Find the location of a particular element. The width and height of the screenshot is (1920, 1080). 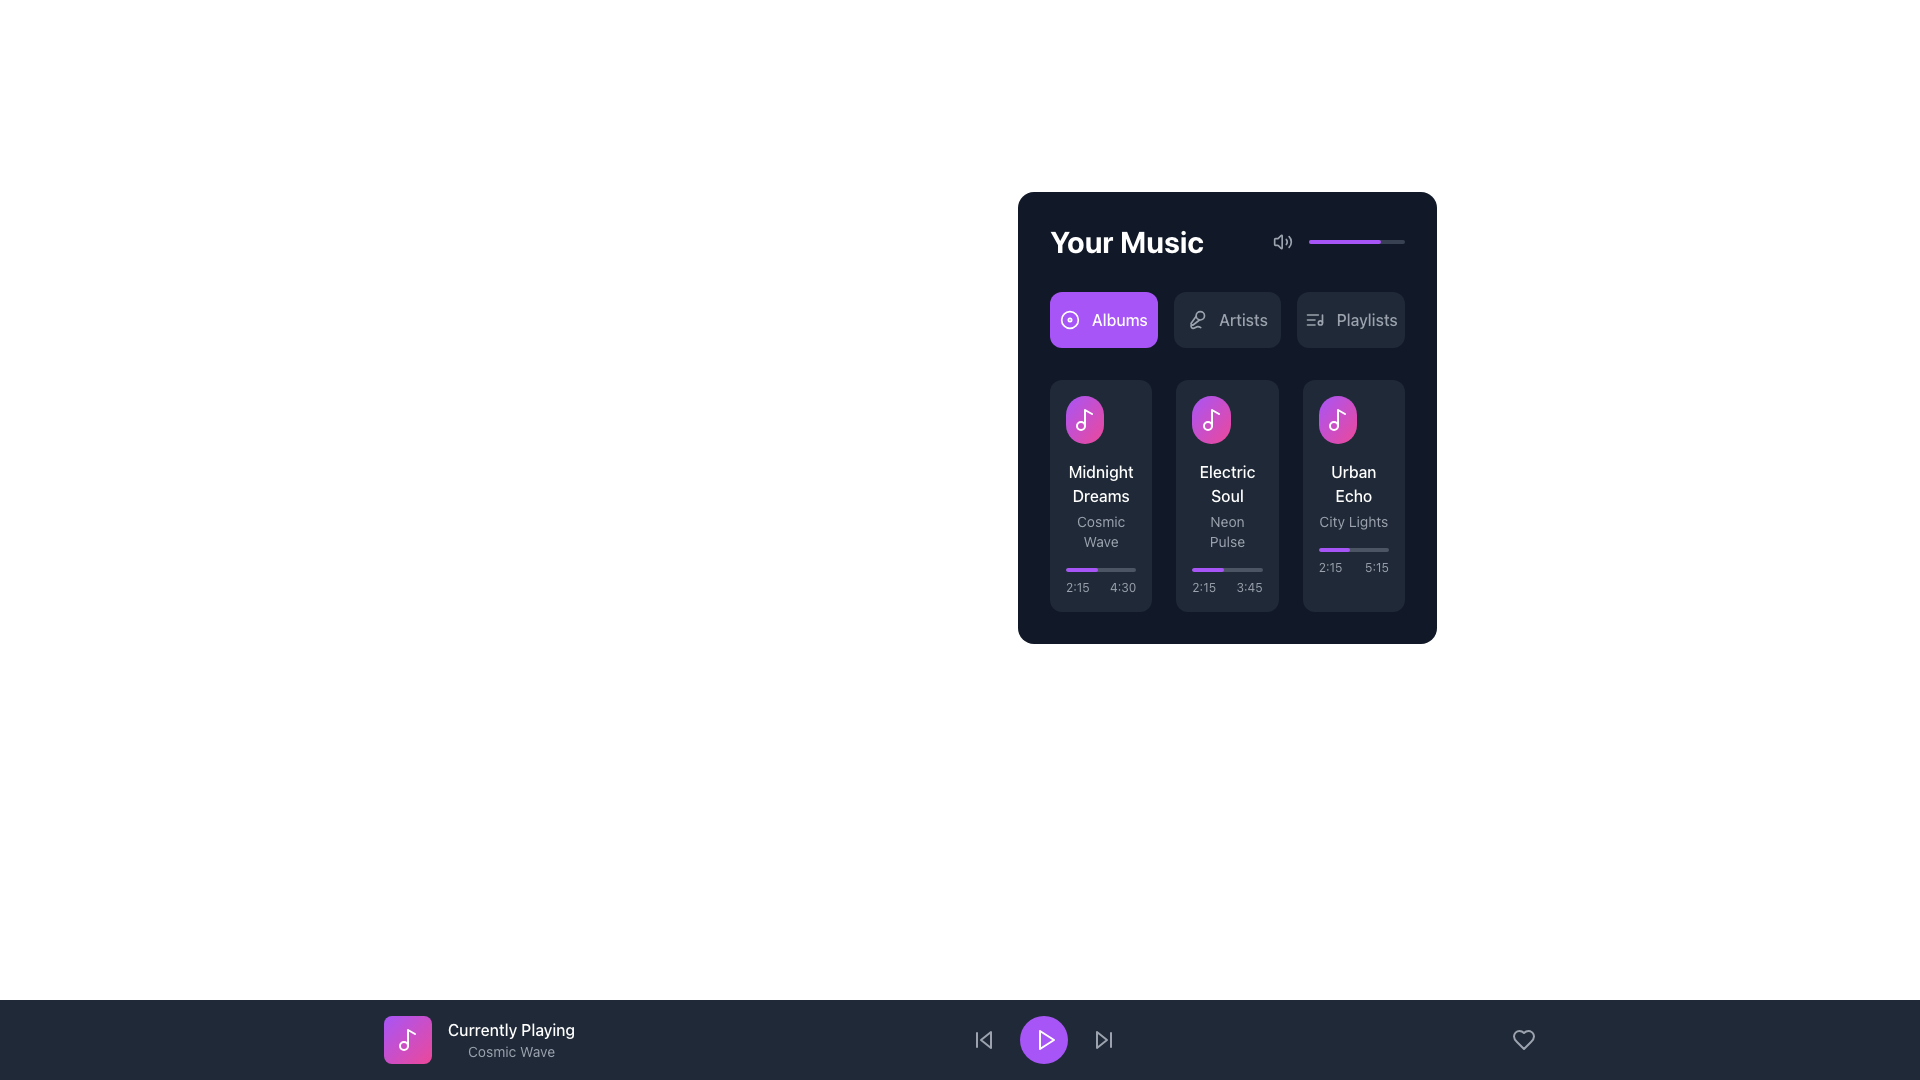

the left-pointing double-chevron button in the playback controls to change its color from muted gray to white is located at coordinates (983, 1039).